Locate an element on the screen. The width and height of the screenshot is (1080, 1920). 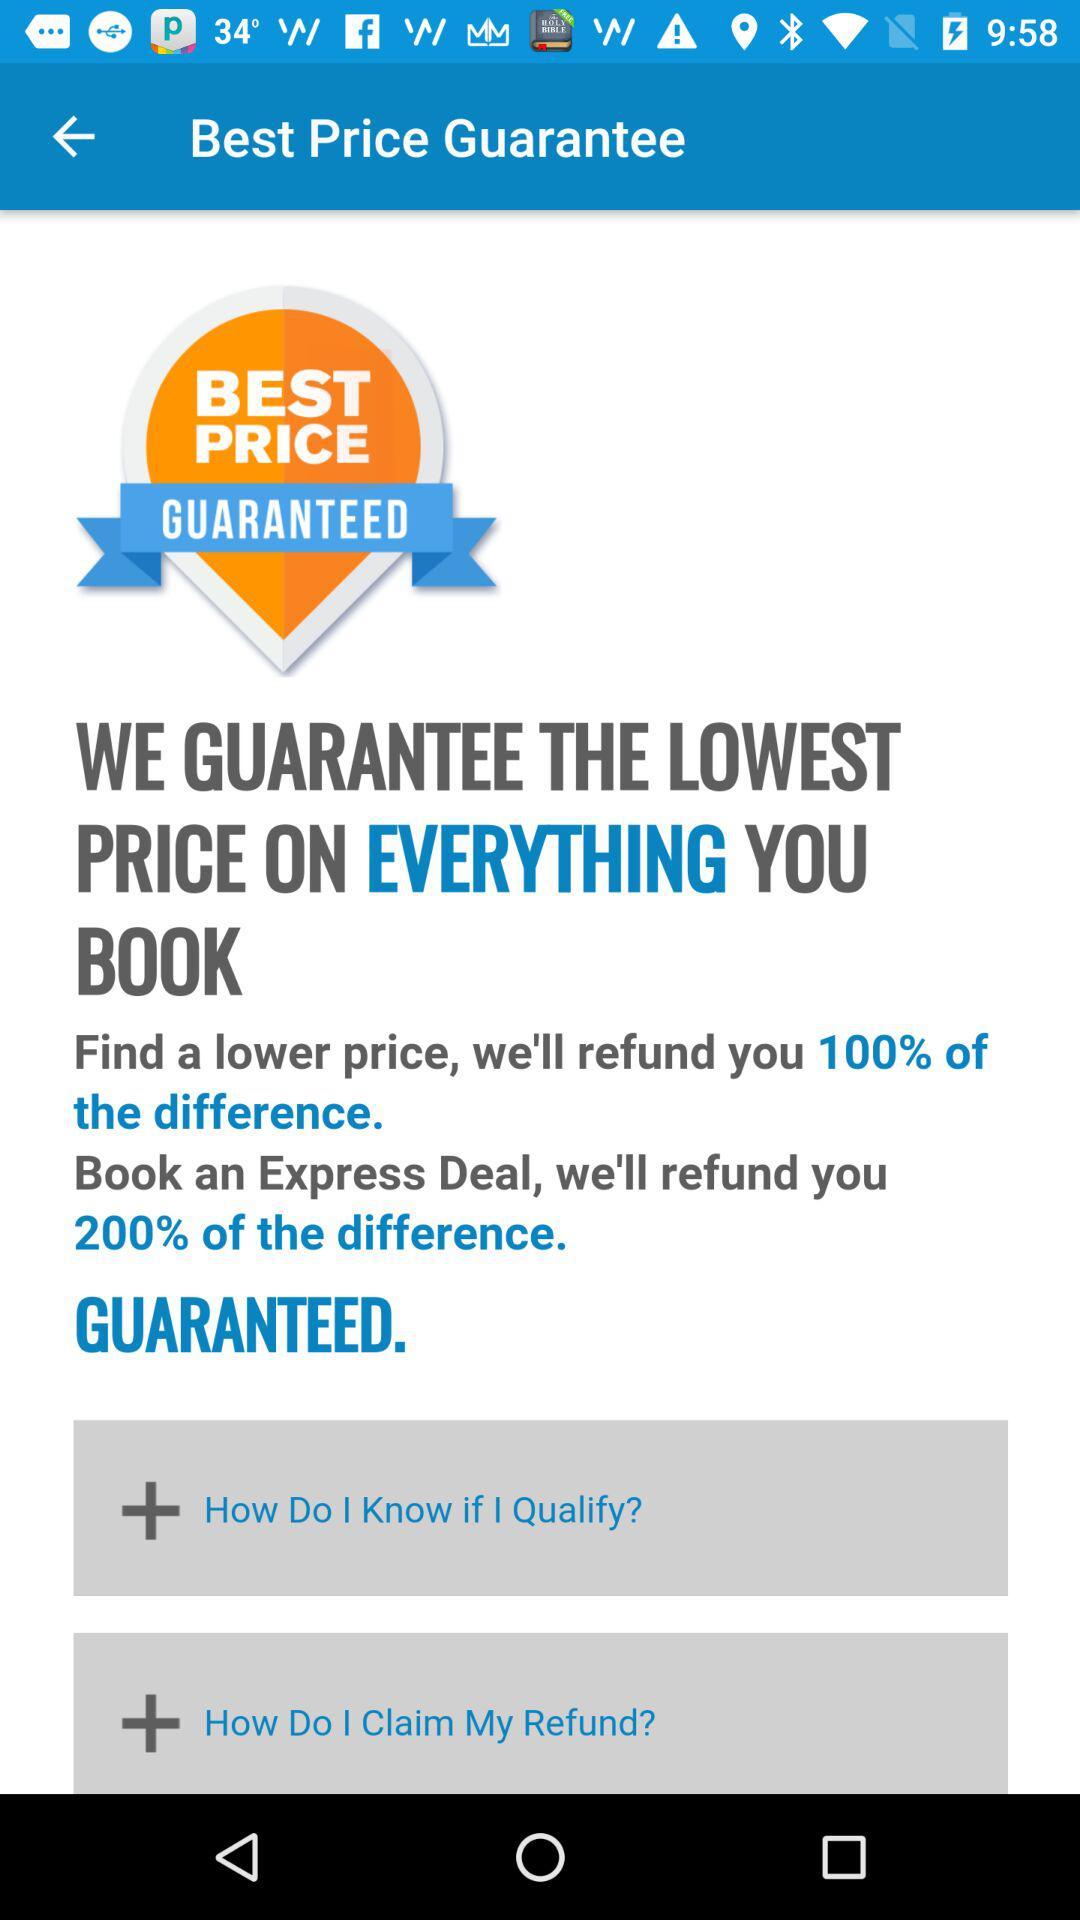
make advertisement is located at coordinates (540, 1002).